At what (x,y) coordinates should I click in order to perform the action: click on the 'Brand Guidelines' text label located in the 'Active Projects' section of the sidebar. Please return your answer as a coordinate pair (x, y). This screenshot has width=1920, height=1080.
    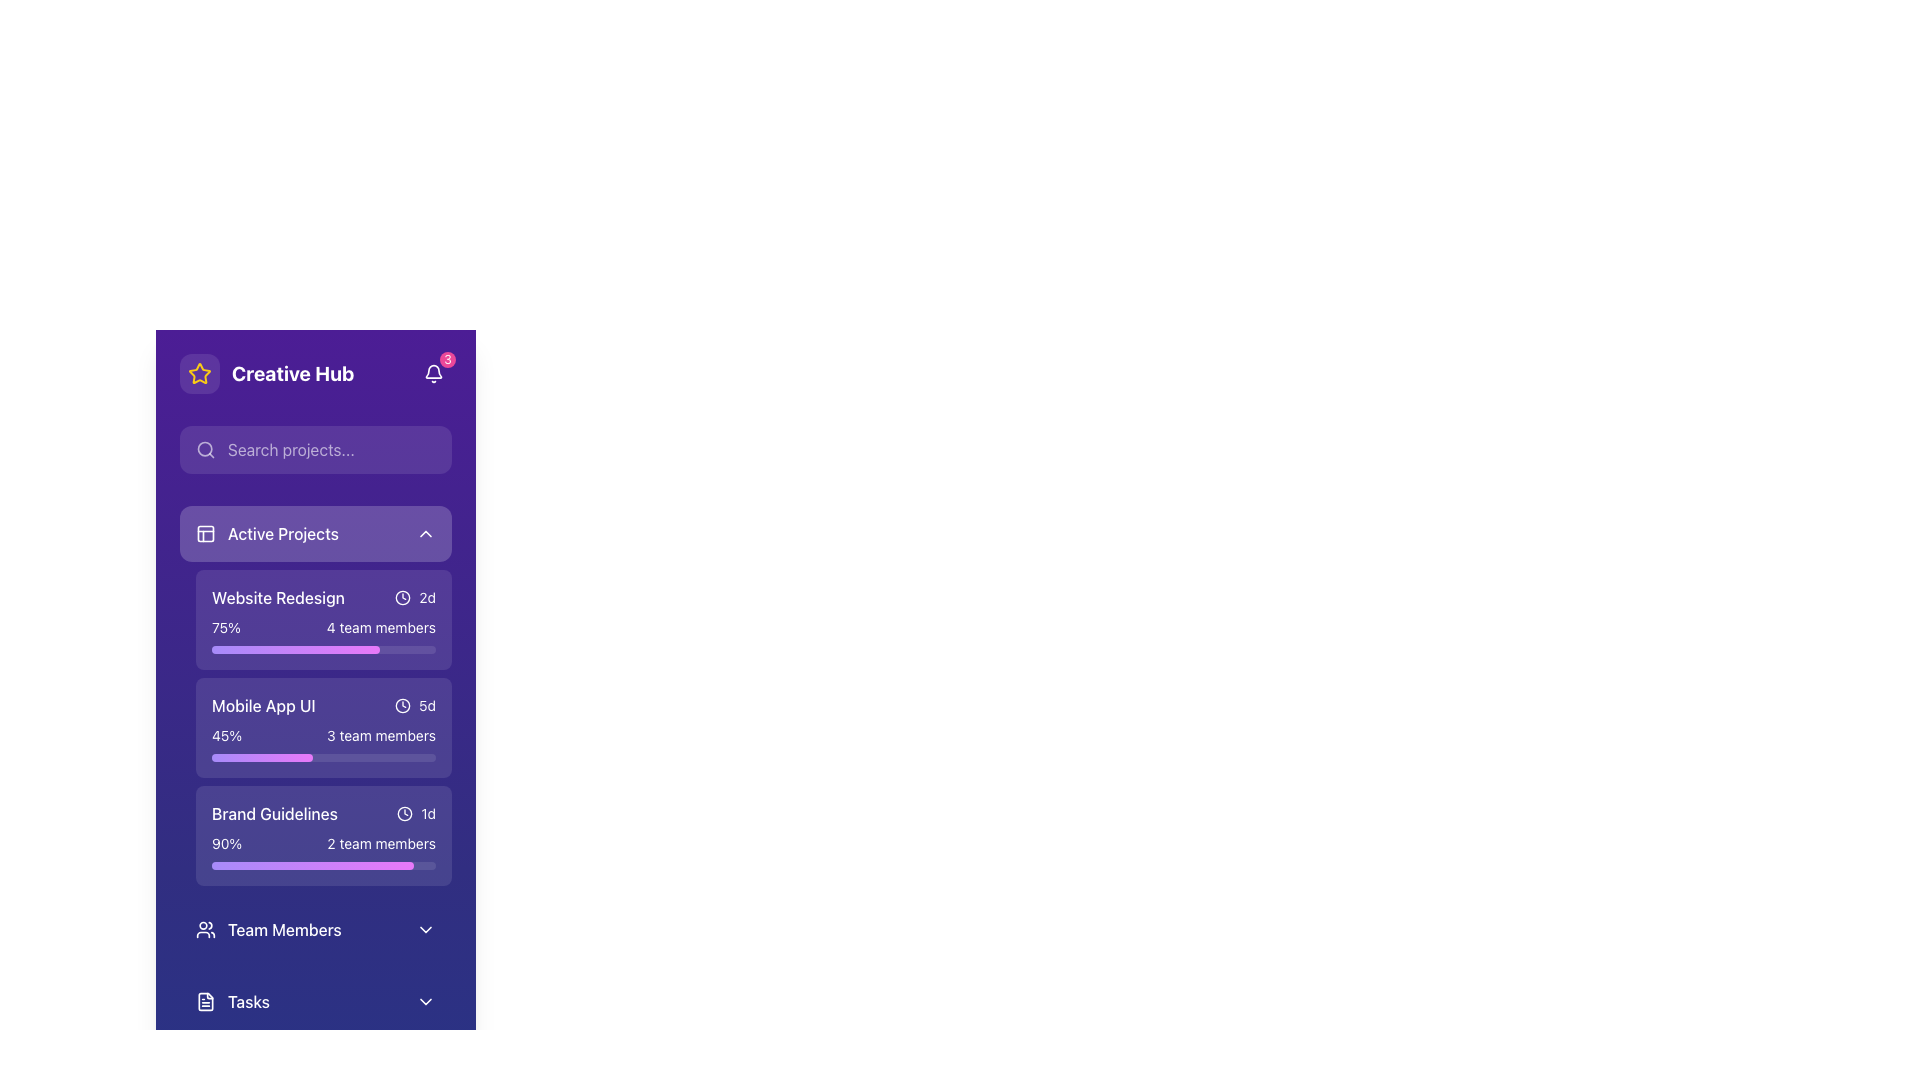
    Looking at the image, I should click on (273, 813).